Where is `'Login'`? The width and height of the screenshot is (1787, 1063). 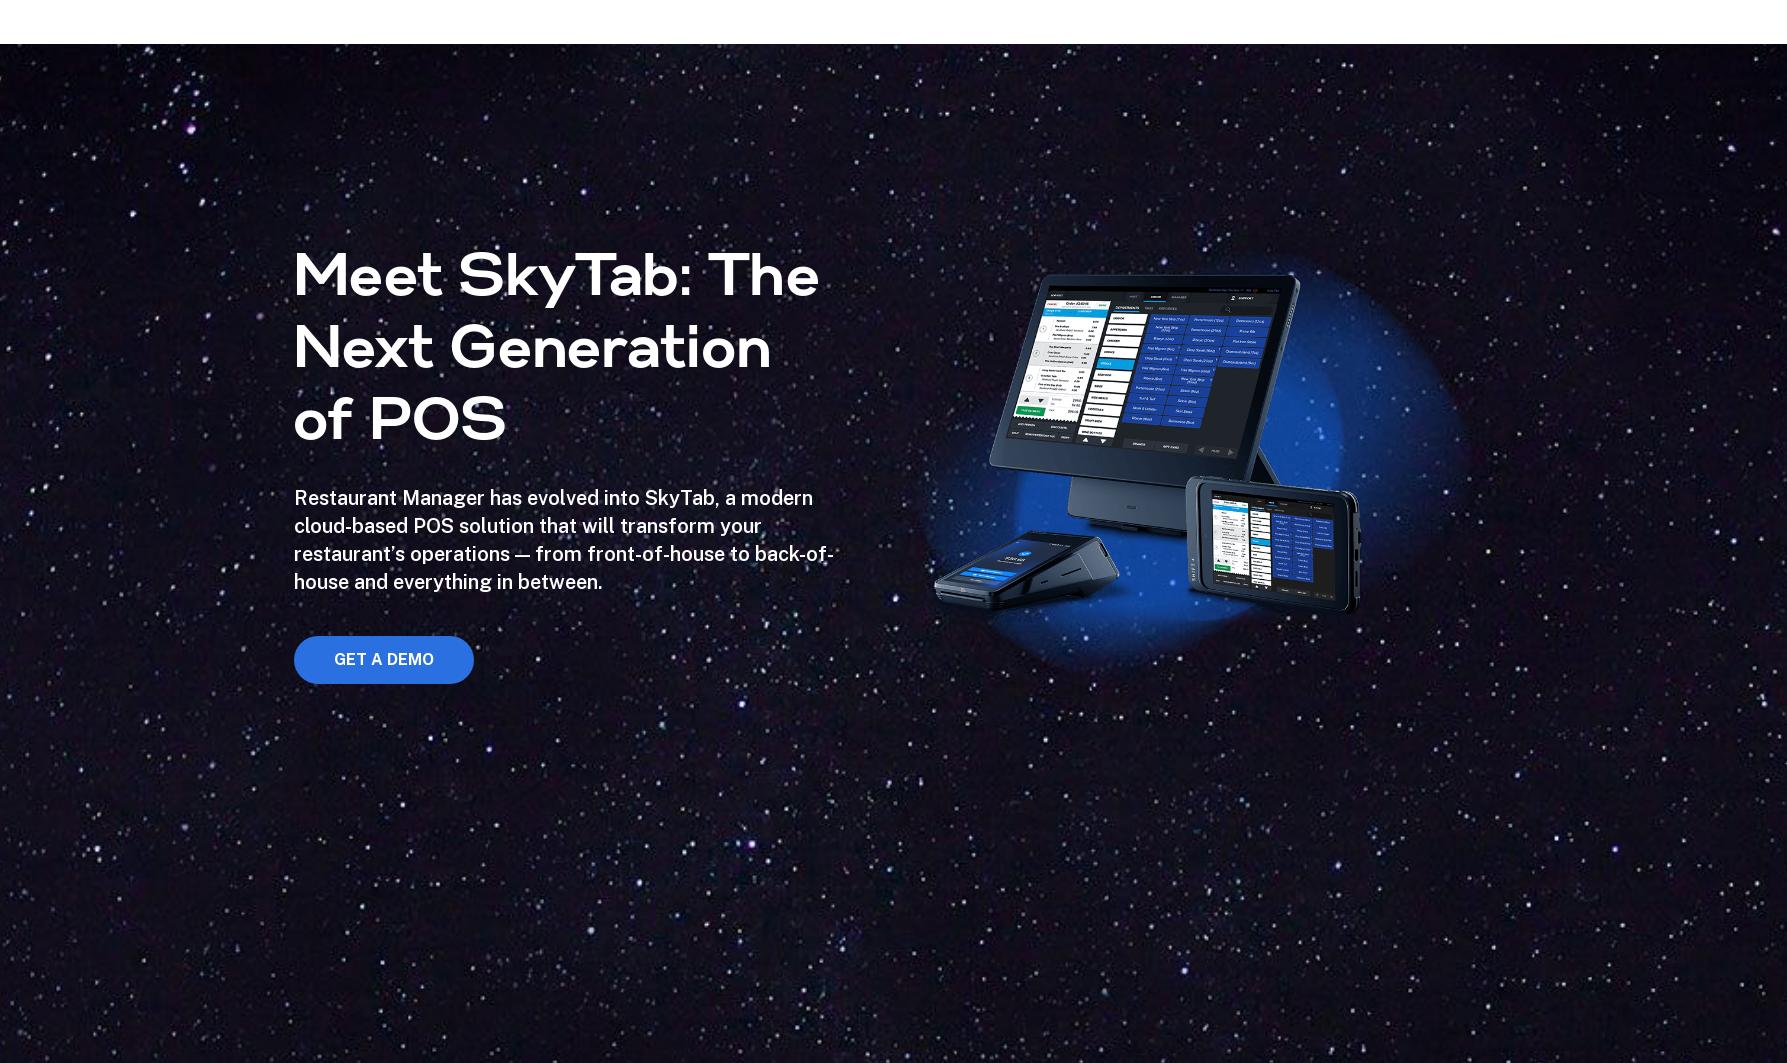 'Login' is located at coordinates (1670, 83).